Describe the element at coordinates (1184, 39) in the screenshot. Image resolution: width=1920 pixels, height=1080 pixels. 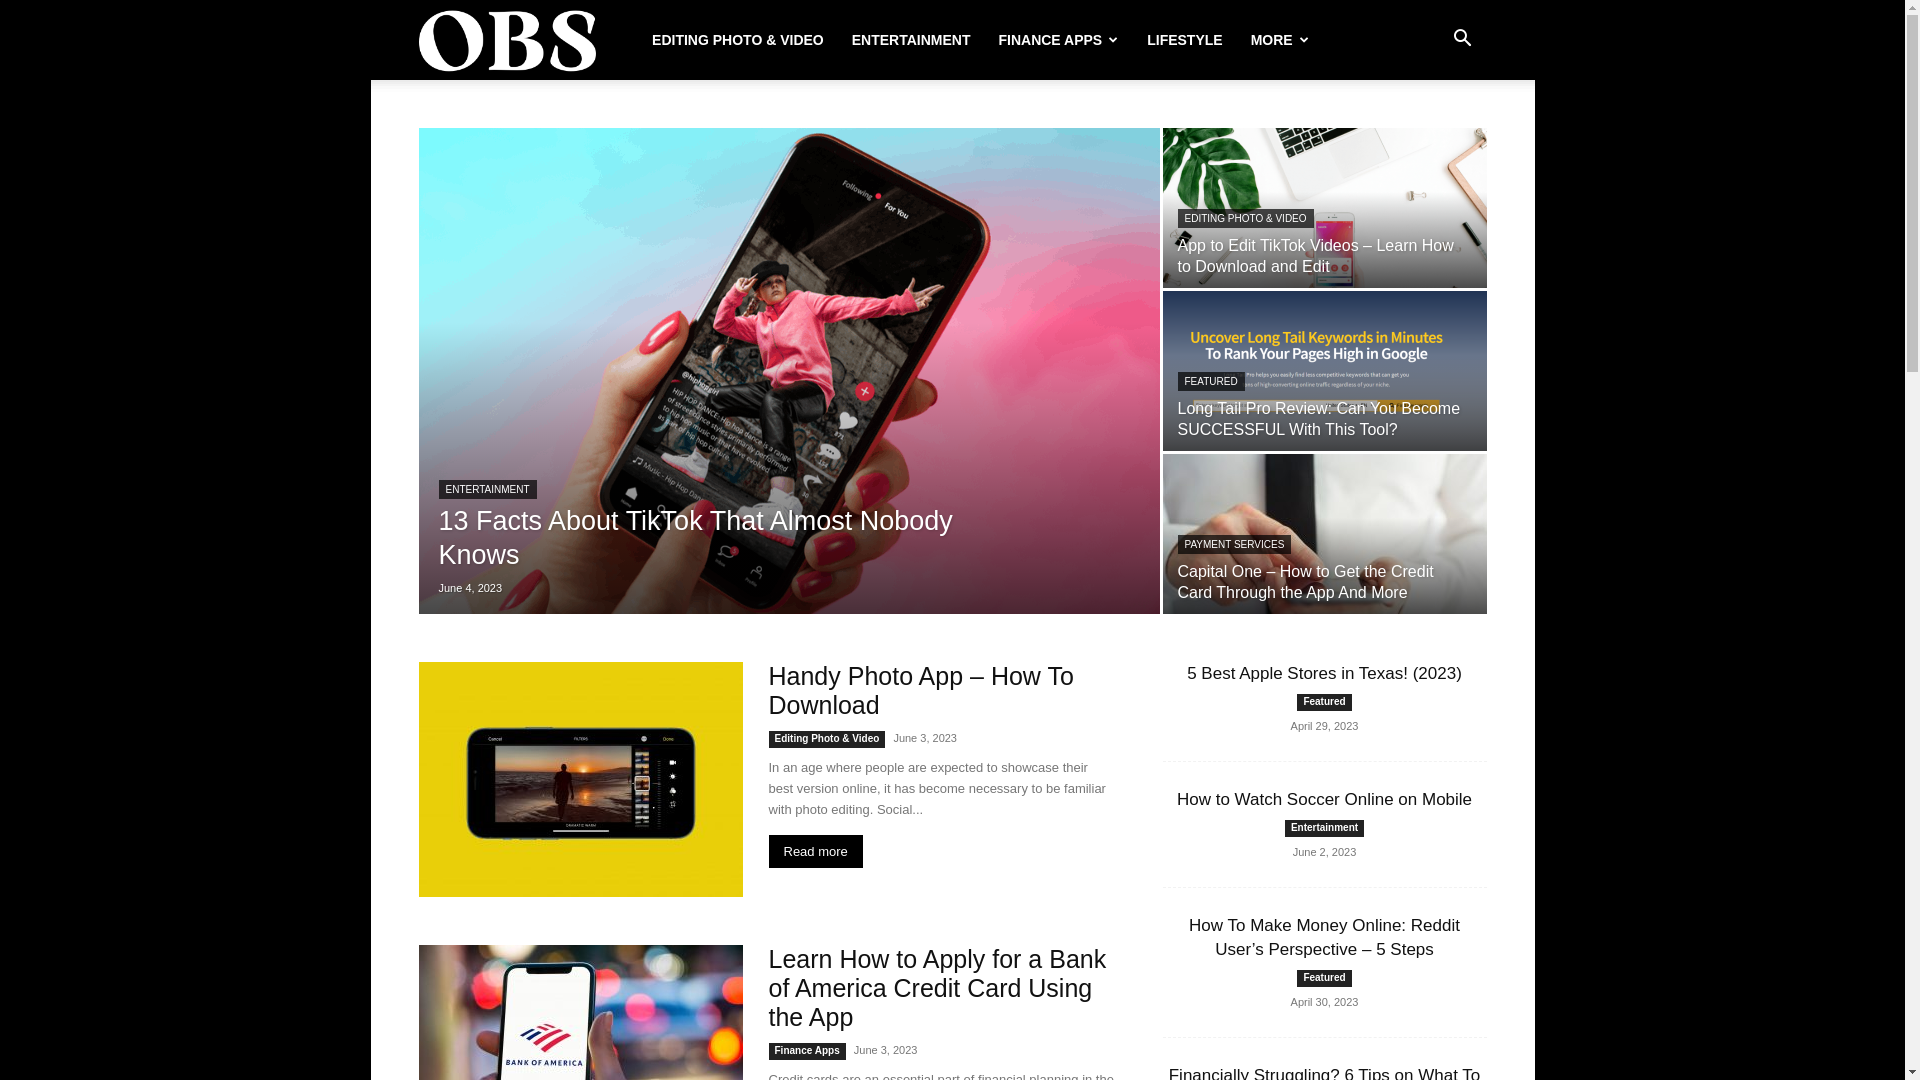
I see `'LIFESTYLE'` at that location.